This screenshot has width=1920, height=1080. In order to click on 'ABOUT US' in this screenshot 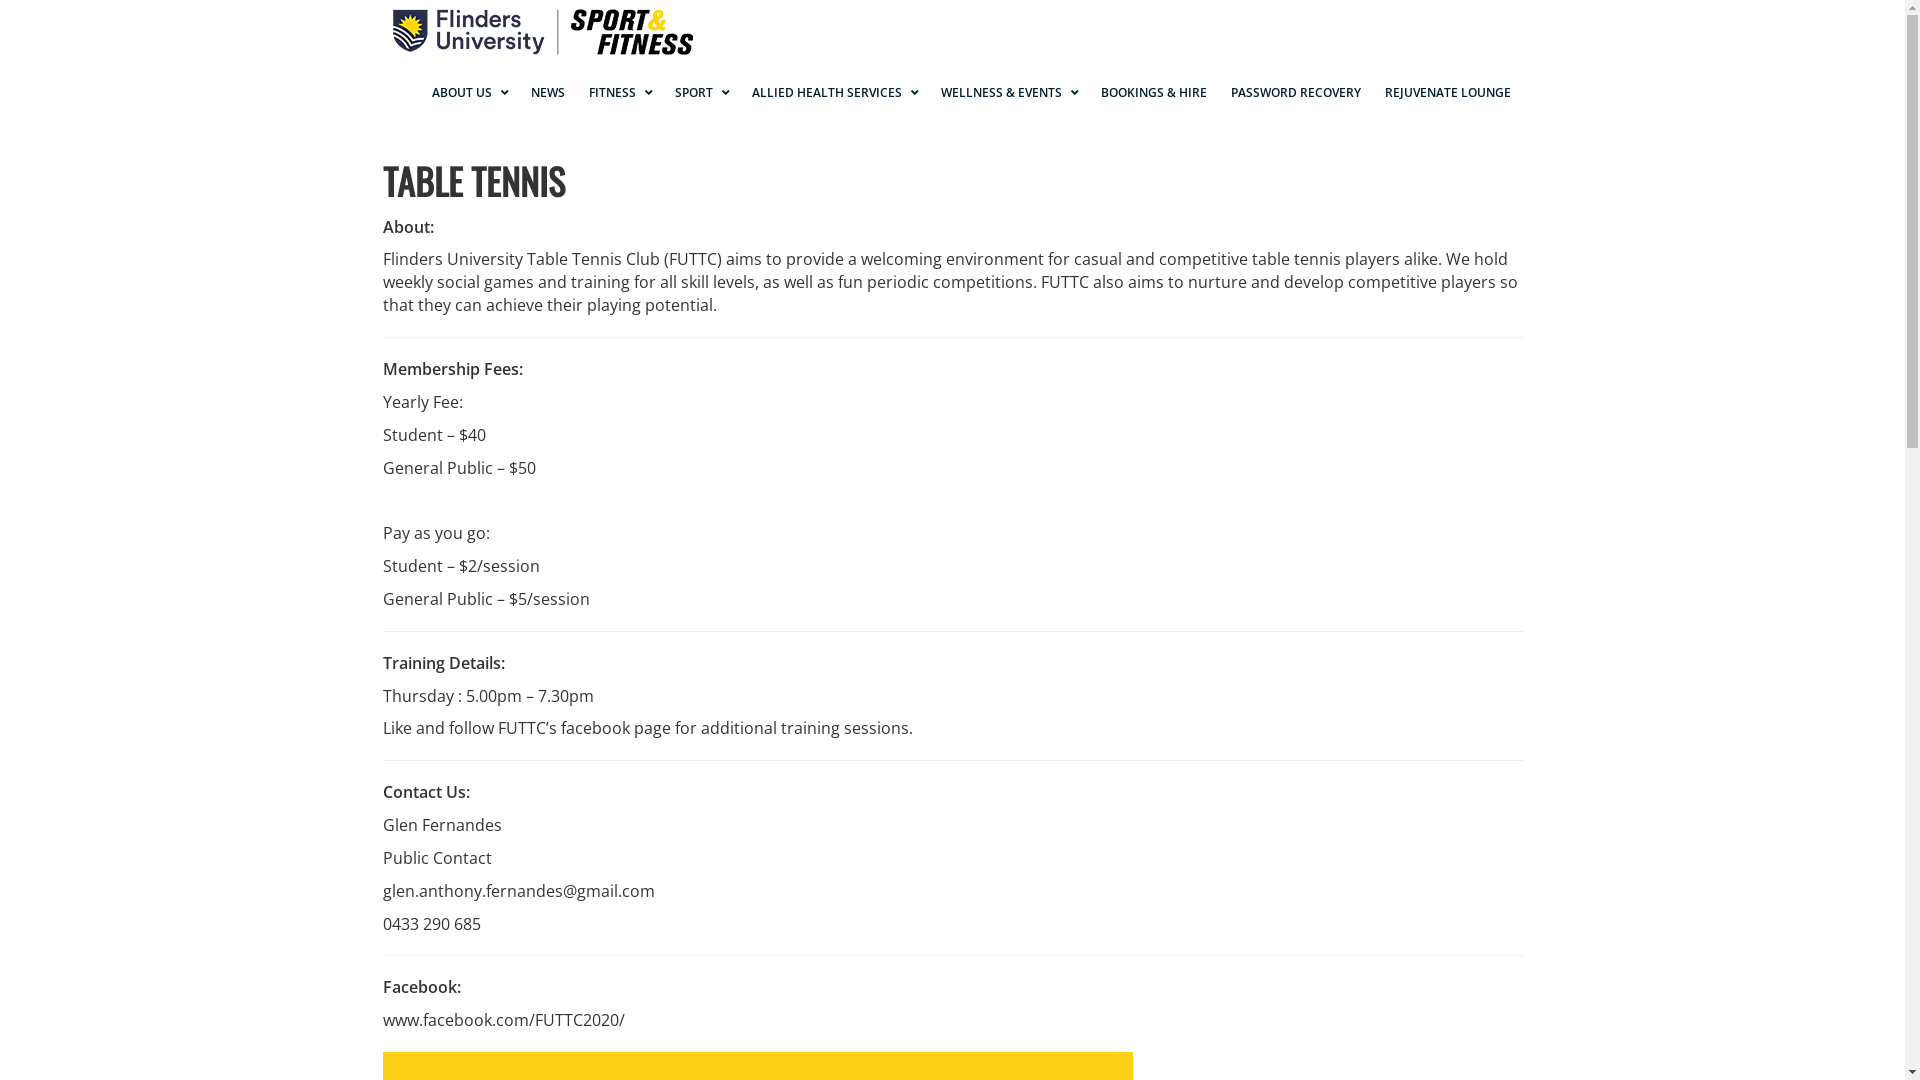, I will do `click(468, 92)`.